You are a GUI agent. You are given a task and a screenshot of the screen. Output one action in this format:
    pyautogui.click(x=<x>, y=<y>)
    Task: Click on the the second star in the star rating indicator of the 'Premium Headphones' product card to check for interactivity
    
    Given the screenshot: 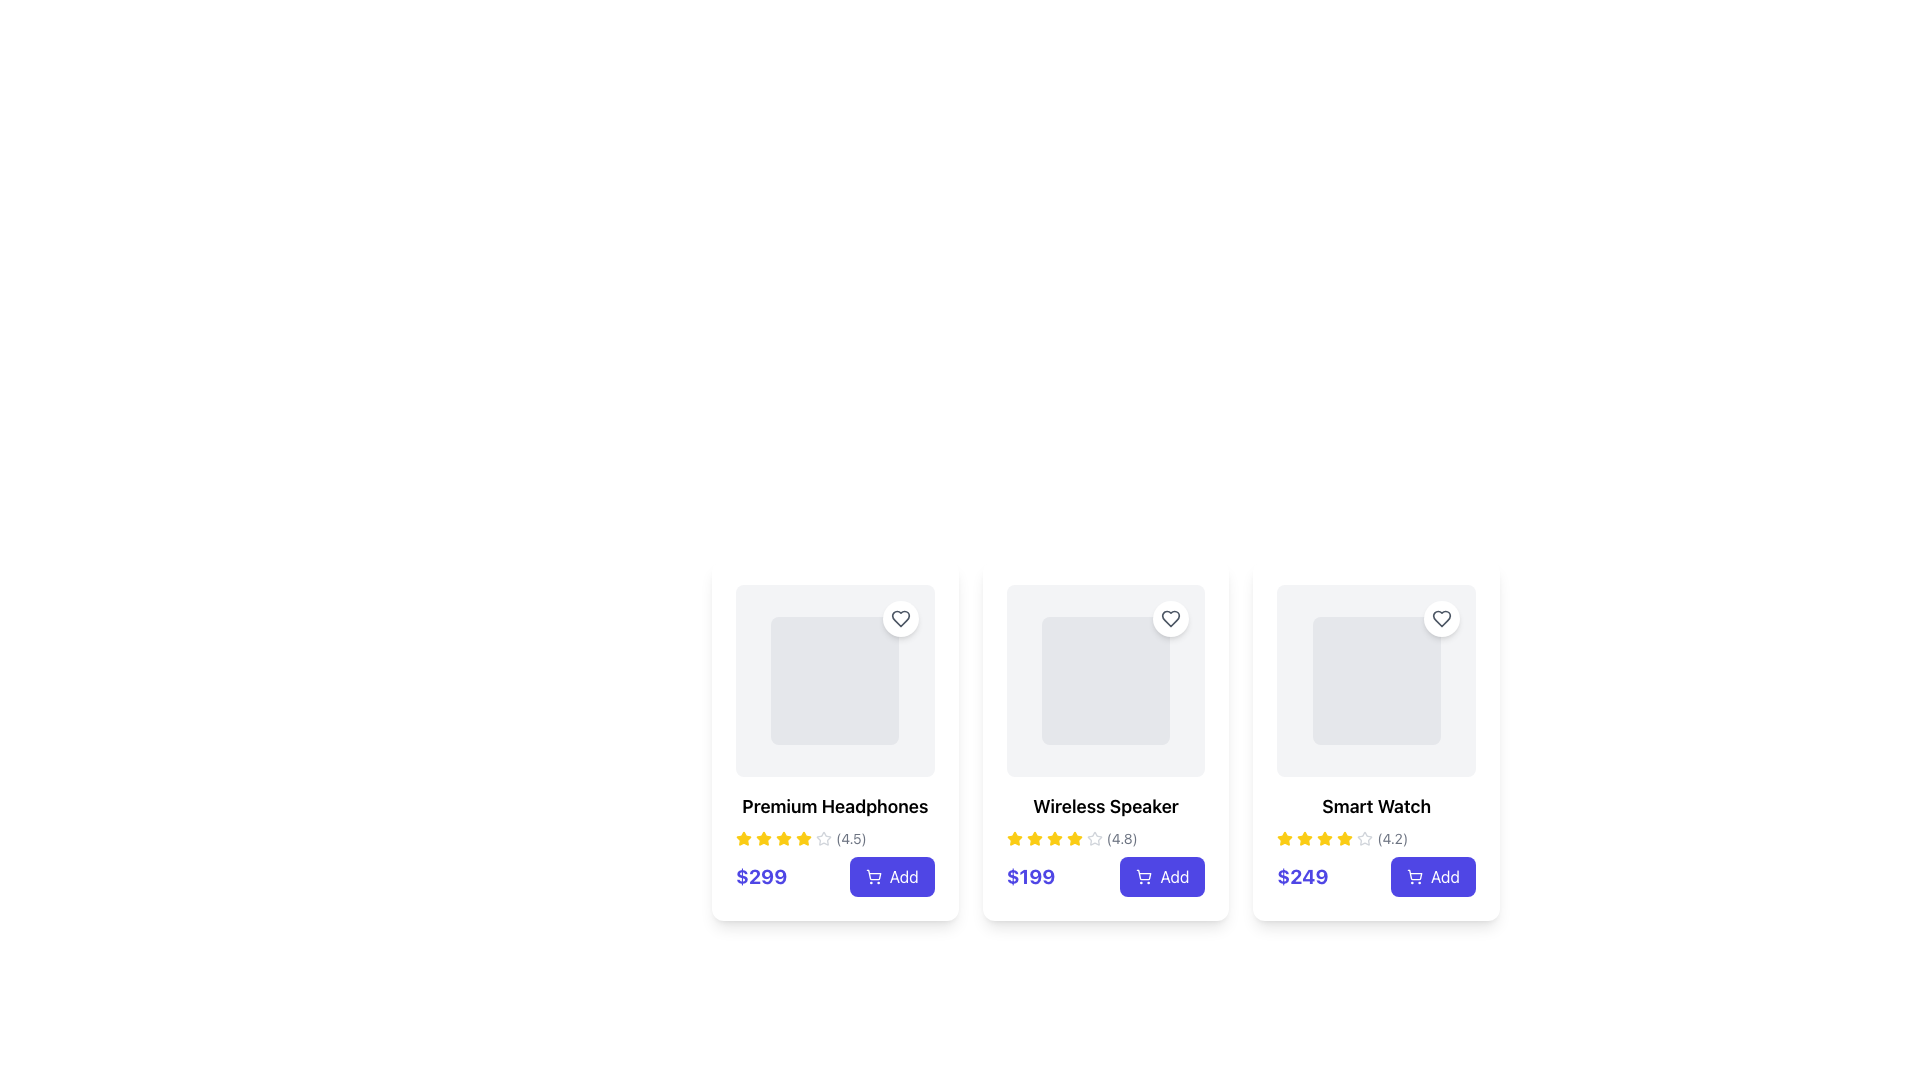 What is the action you would take?
    pyautogui.click(x=824, y=838)
    